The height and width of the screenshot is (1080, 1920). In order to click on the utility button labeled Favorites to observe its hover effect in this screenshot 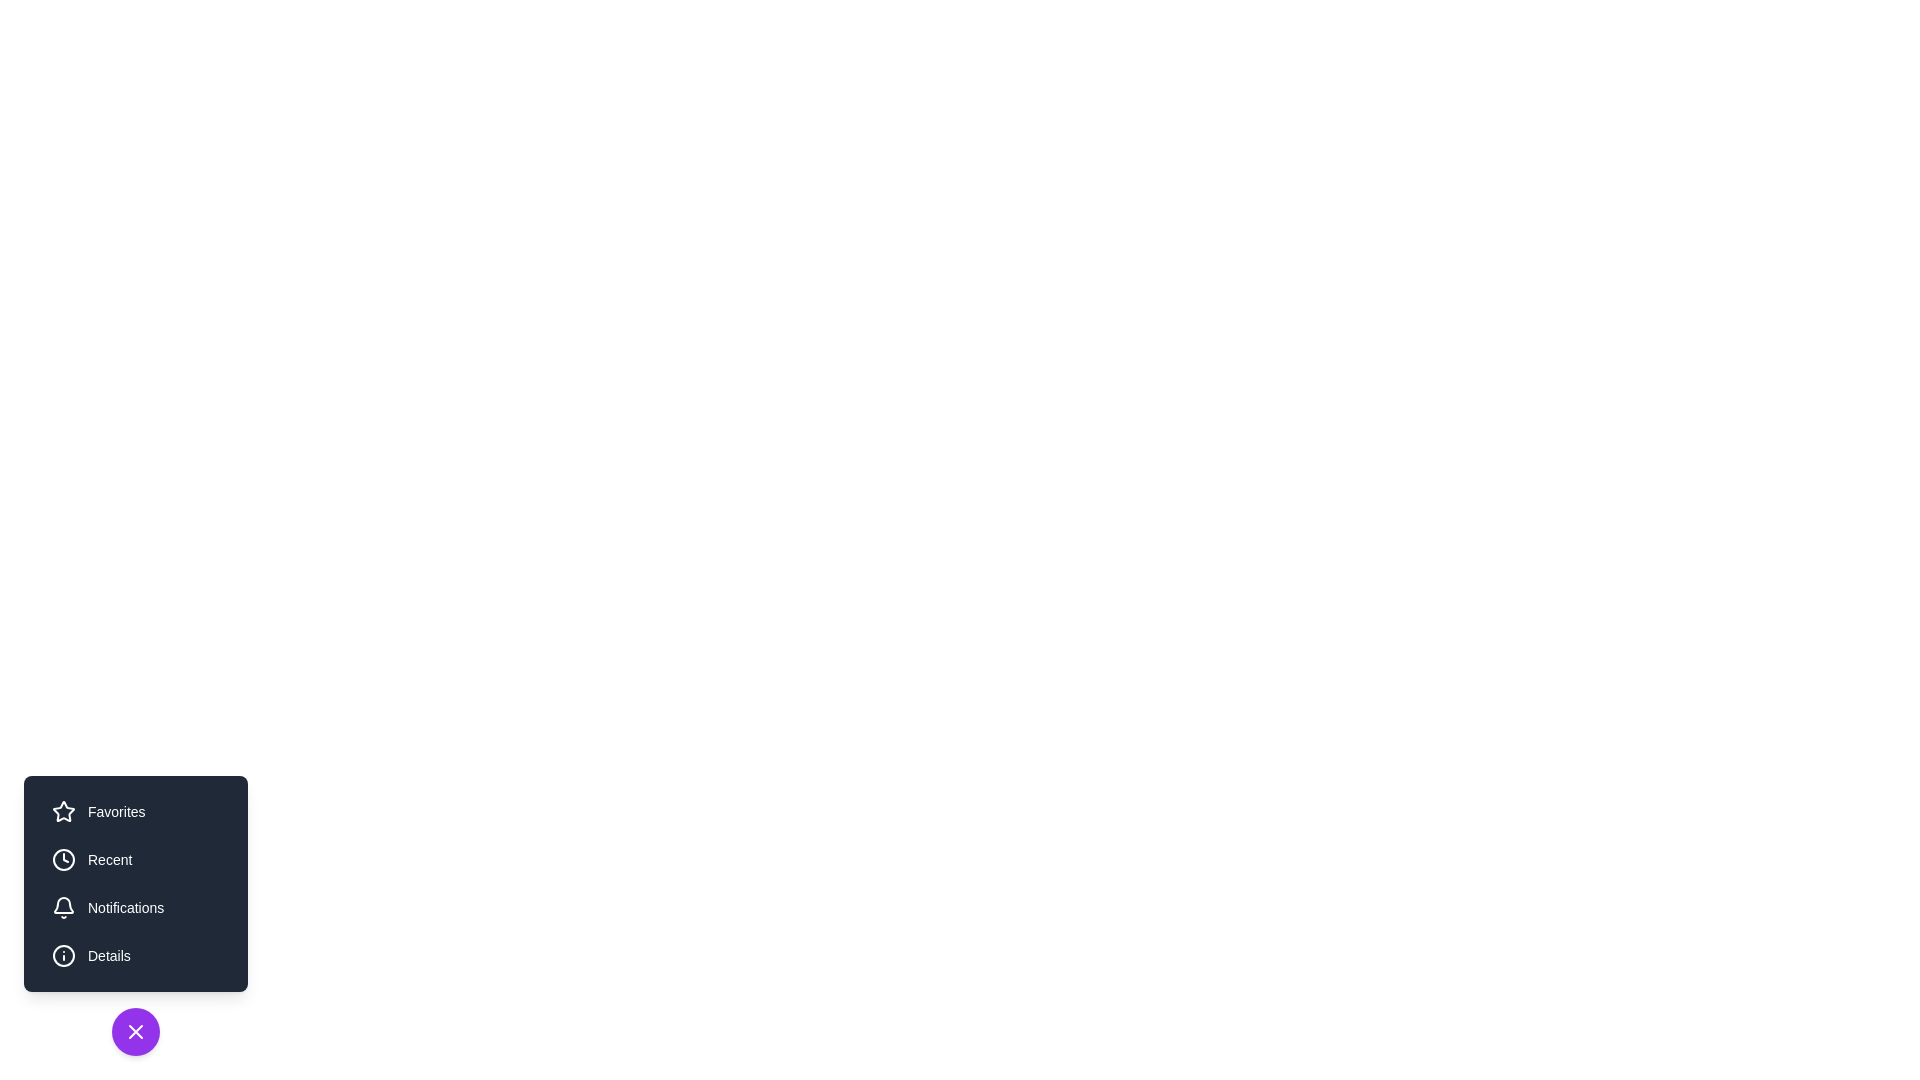, I will do `click(134, 812)`.